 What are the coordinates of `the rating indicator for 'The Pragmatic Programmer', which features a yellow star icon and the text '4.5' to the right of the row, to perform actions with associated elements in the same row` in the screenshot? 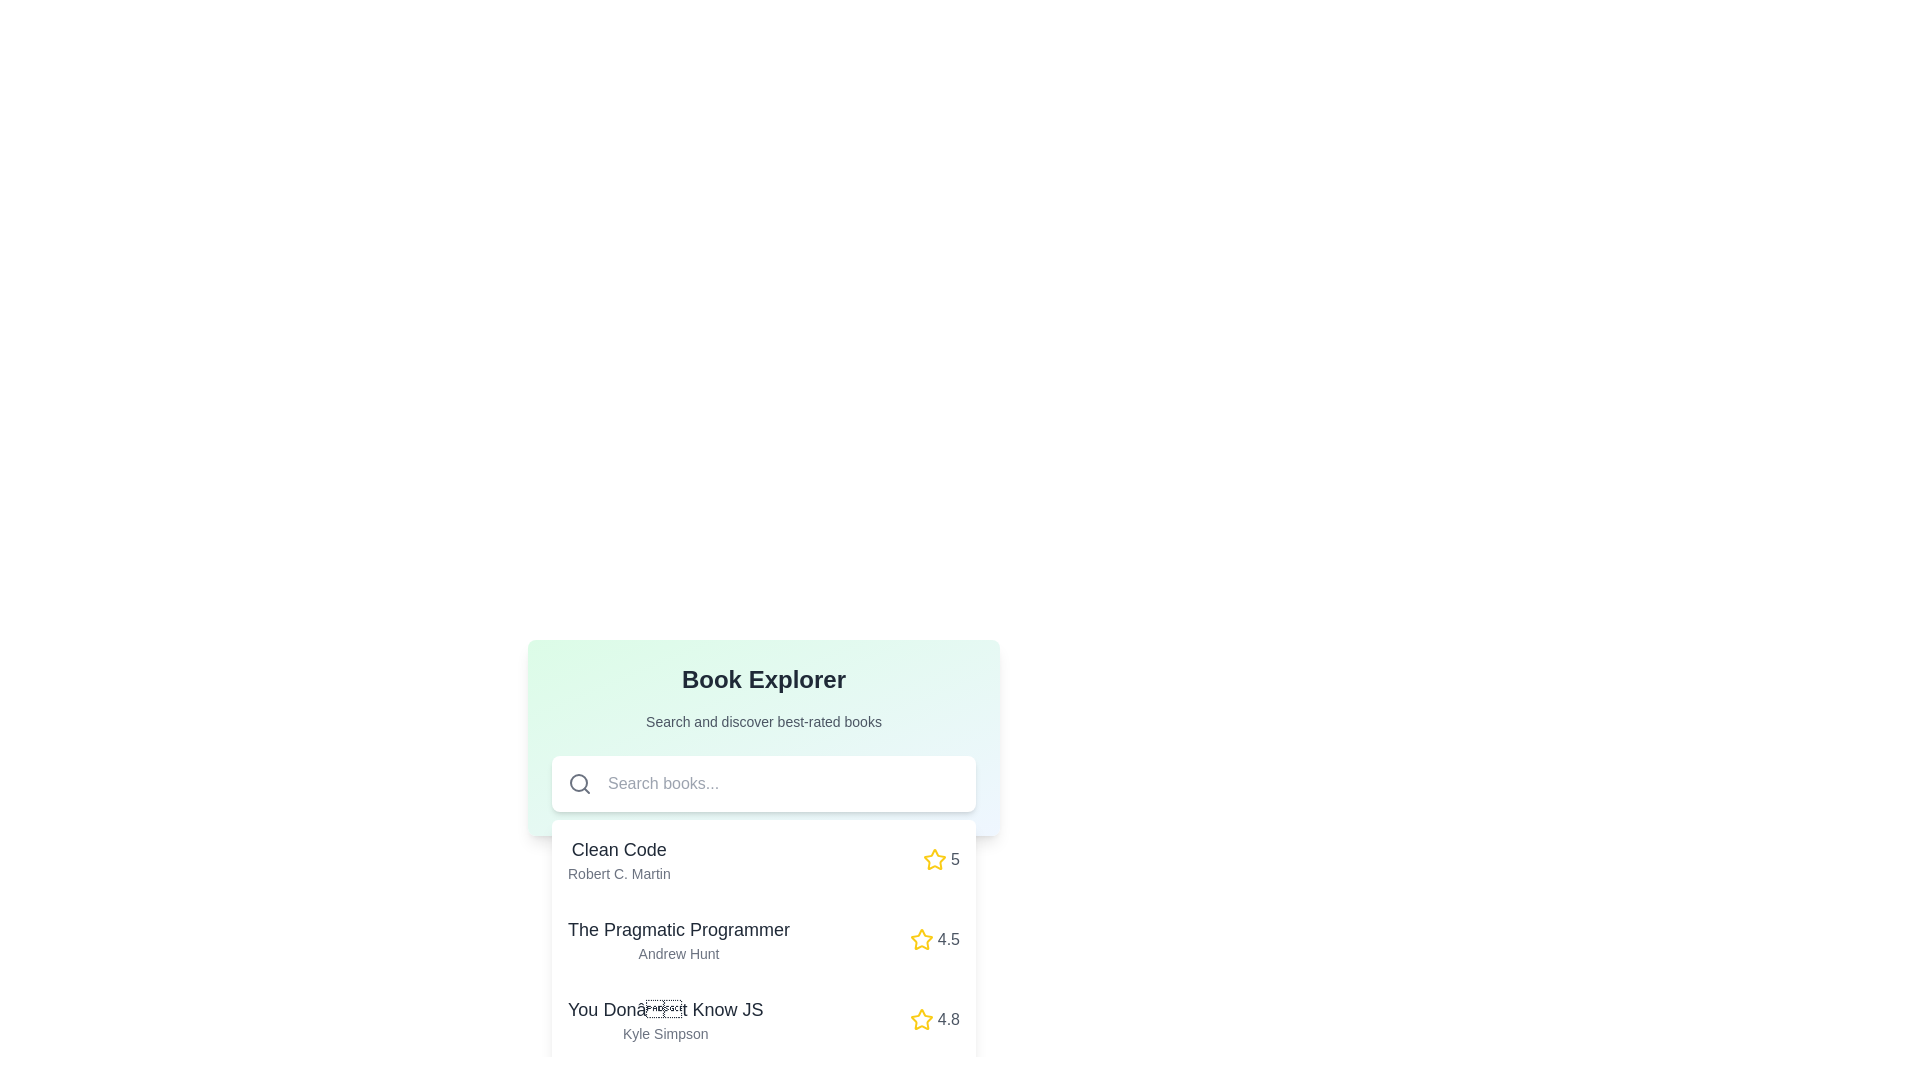 It's located at (933, 940).